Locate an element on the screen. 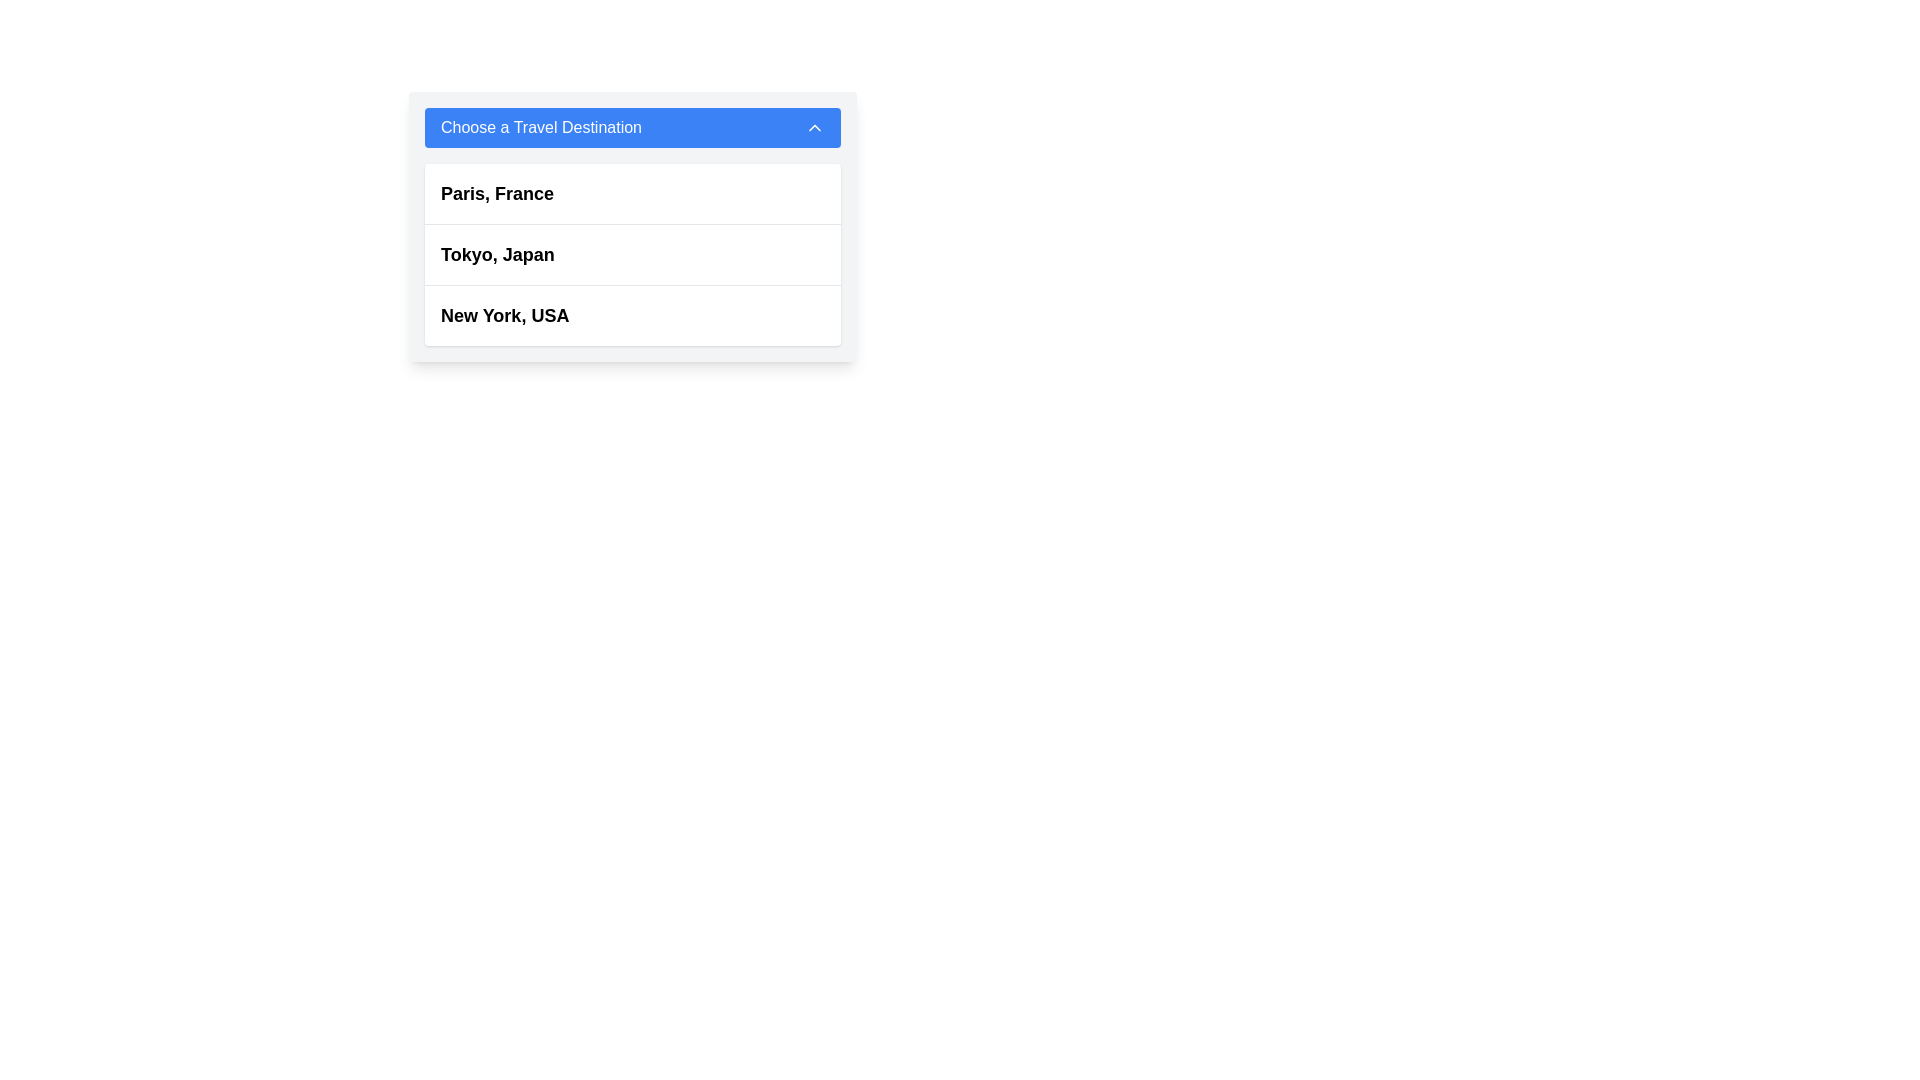 Image resolution: width=1920 pixels, height=1080 pixels. the upward-pointing chevron icon located at the rightmost end of the 'Choose a Travel Destination' button is located at coordinates (815, 127).